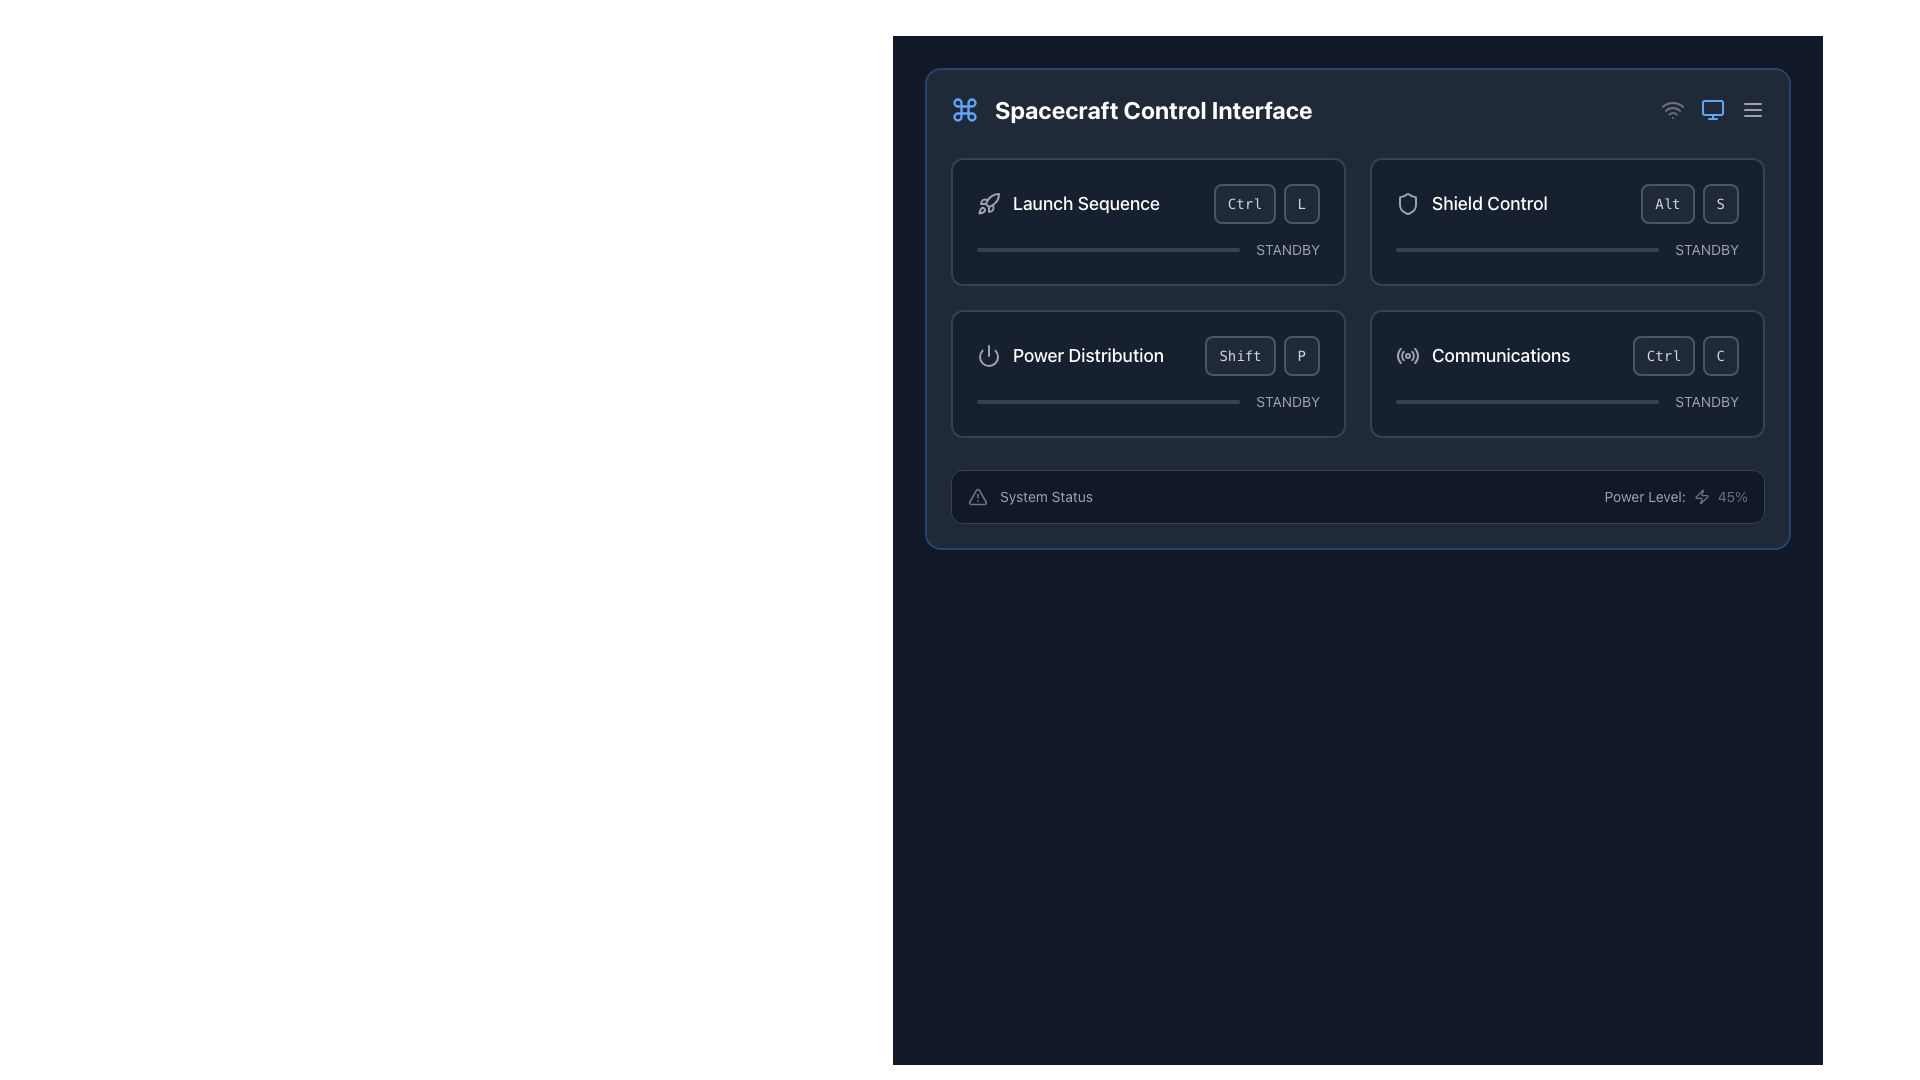 This screenshot has width=1920, height=1080. What do you see at coordinates (1700, 496) in the screenshot?
I see `the gray lightning bolt icon located in the 'Power Level: 45%' section, positioned to the right of the text 'Power Level:' and before the numeric representation '45%` at bounding box center [1700, 496].